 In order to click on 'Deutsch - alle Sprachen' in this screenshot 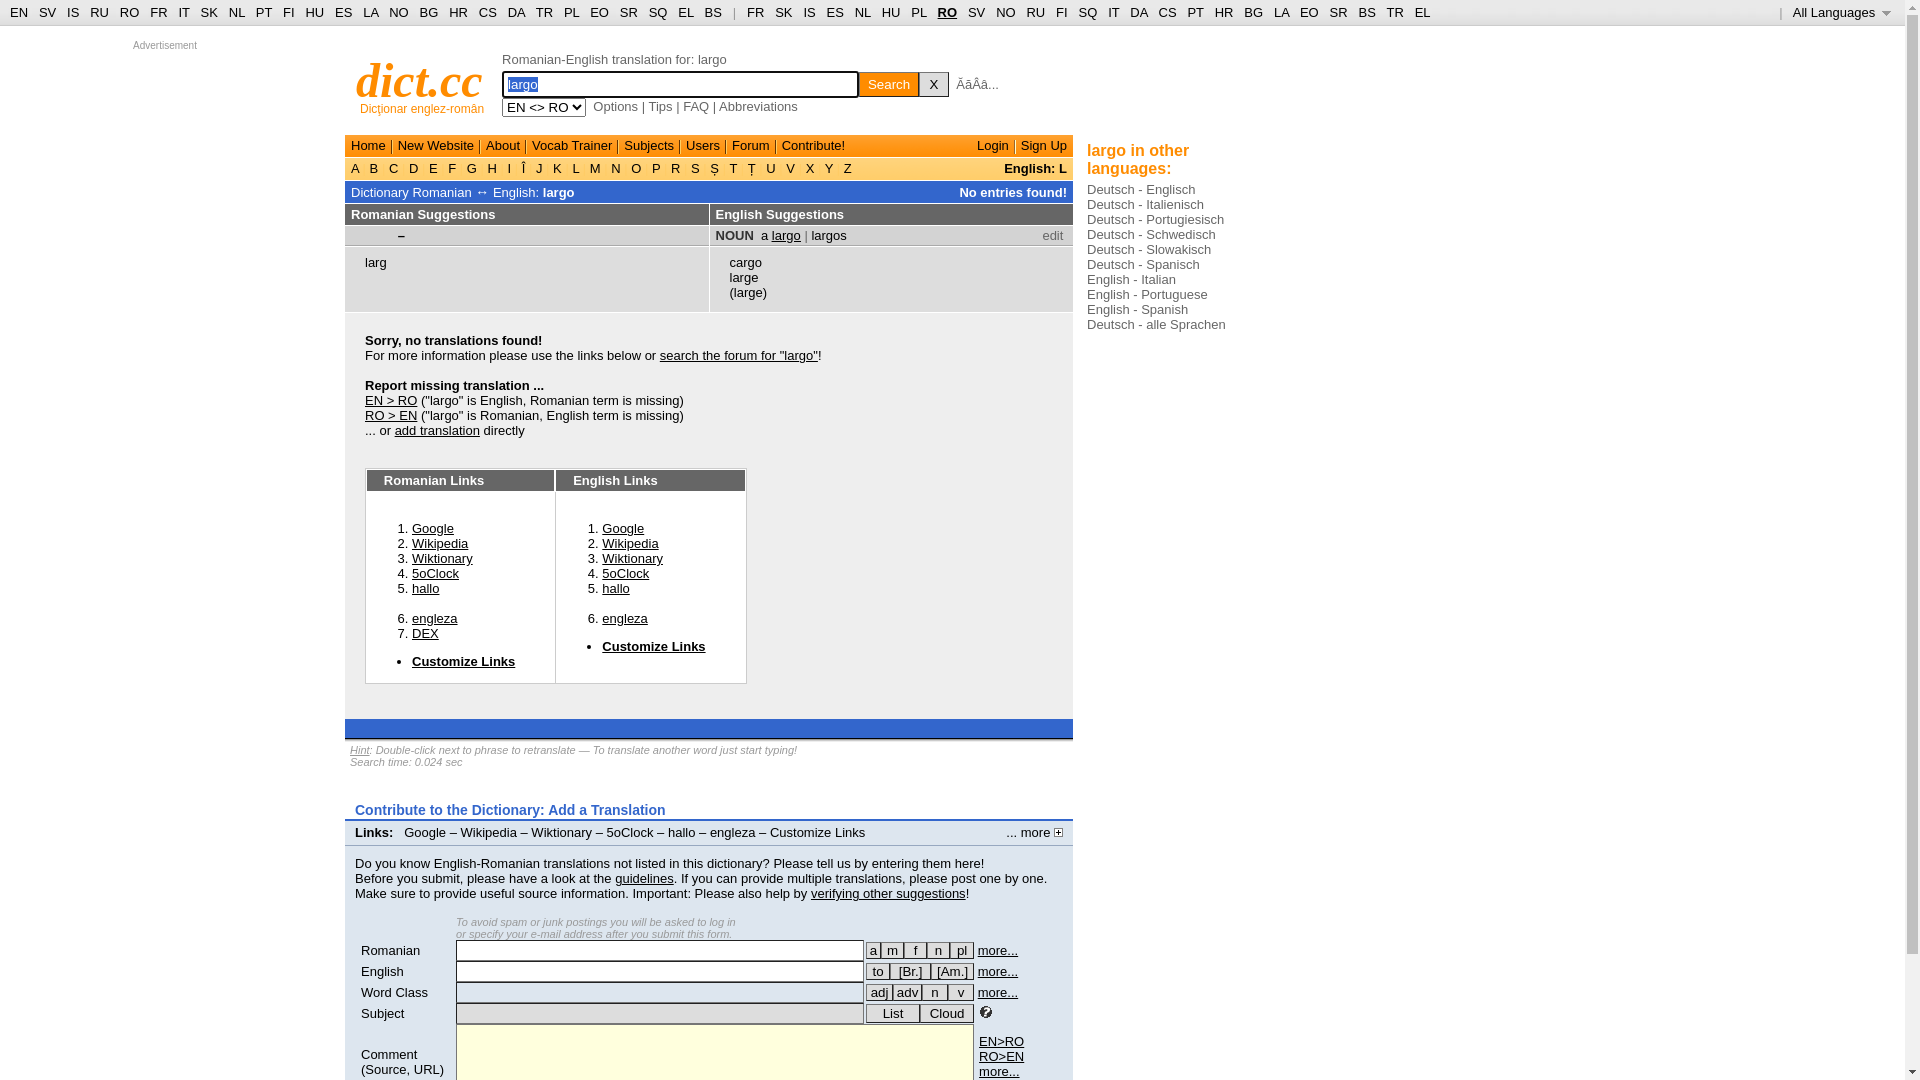, I will do `click(1156, 323)`.